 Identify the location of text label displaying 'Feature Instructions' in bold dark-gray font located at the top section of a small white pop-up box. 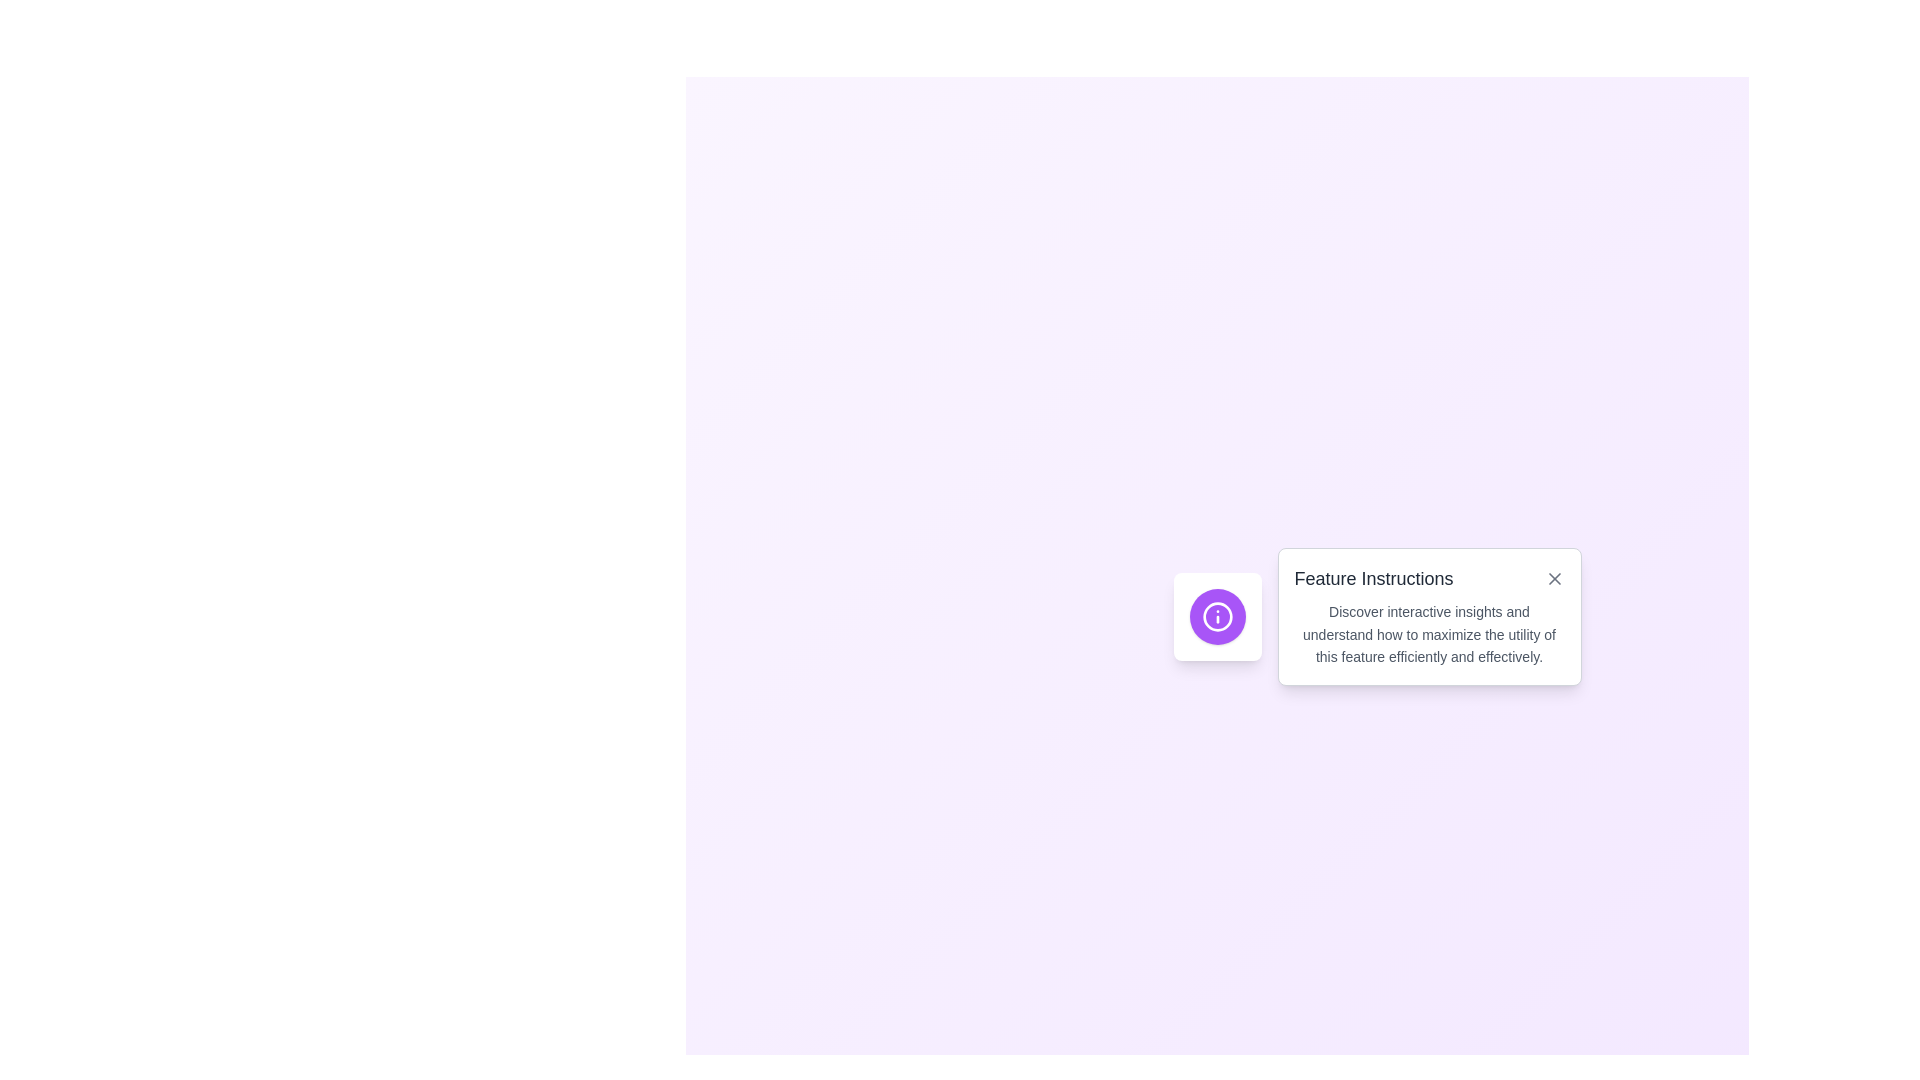
(1372, 578).